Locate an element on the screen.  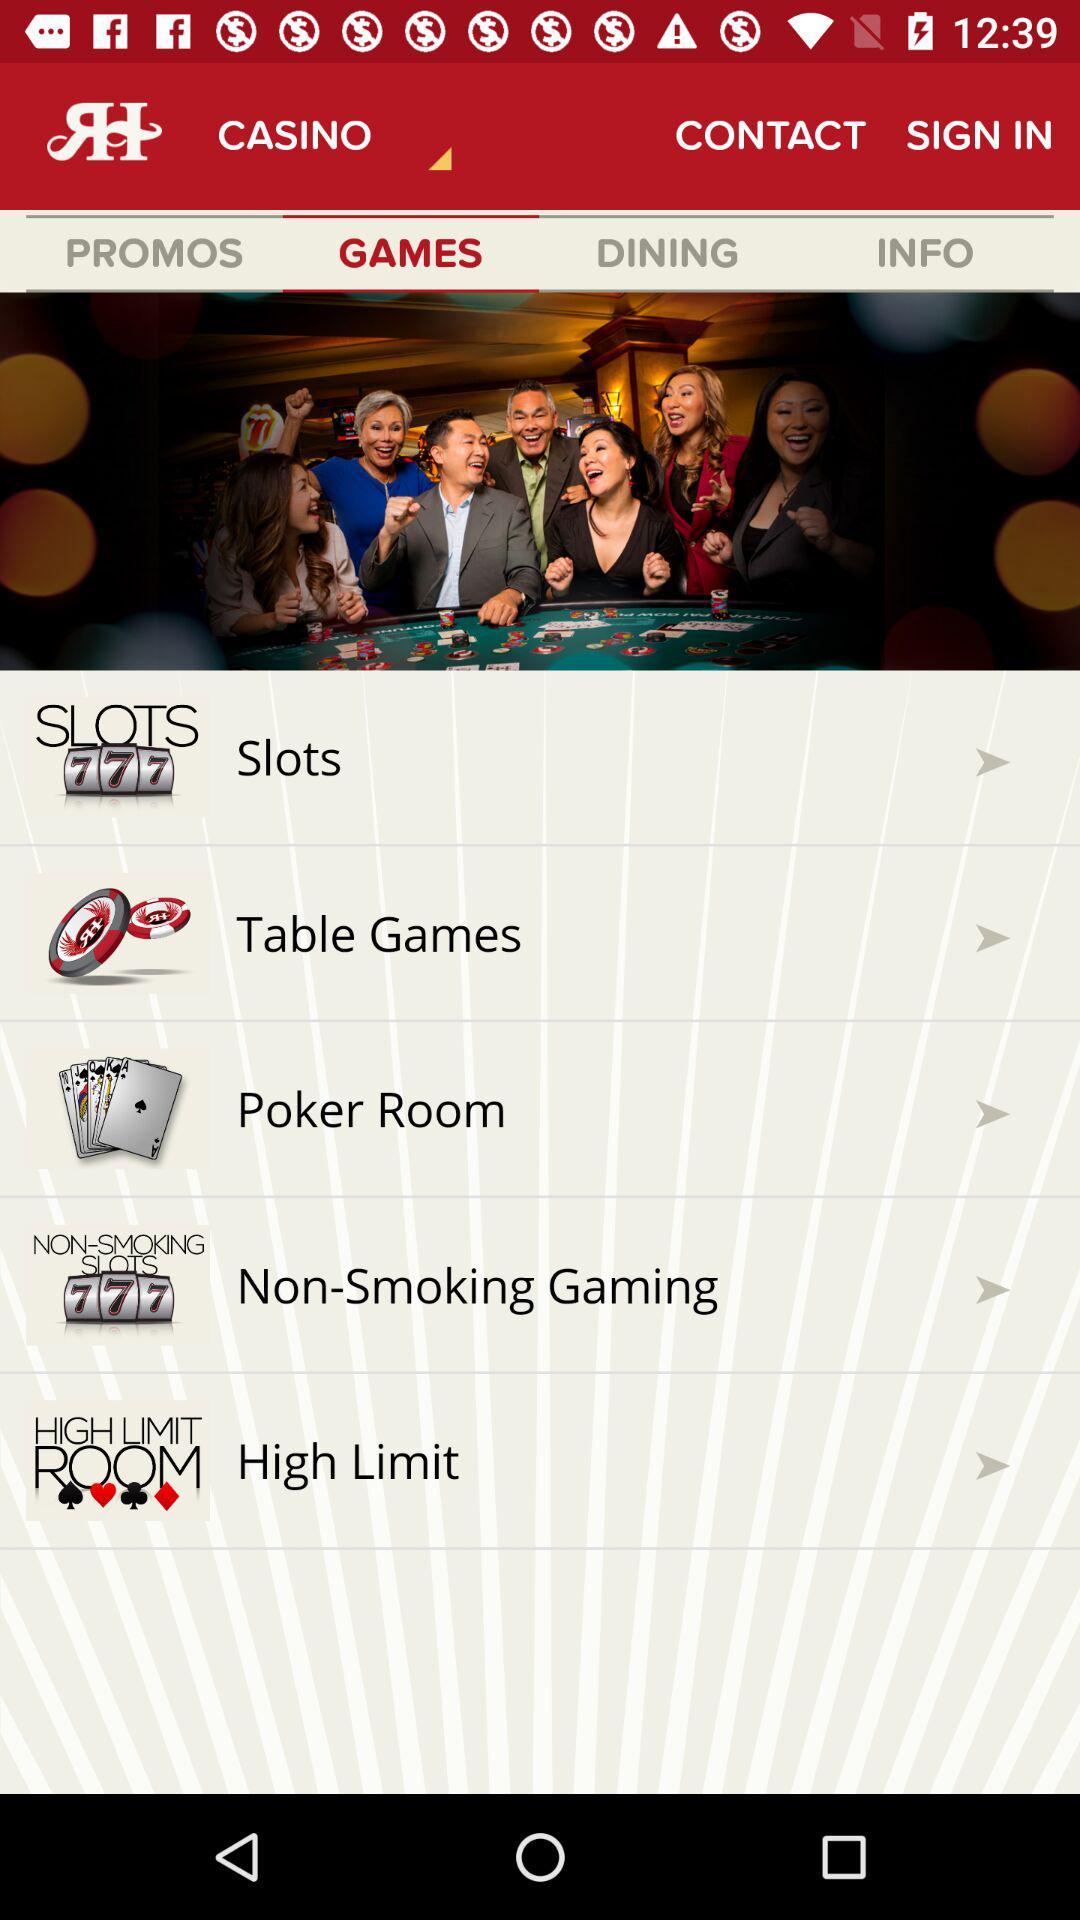
game is located at coordinates (540, 1042).